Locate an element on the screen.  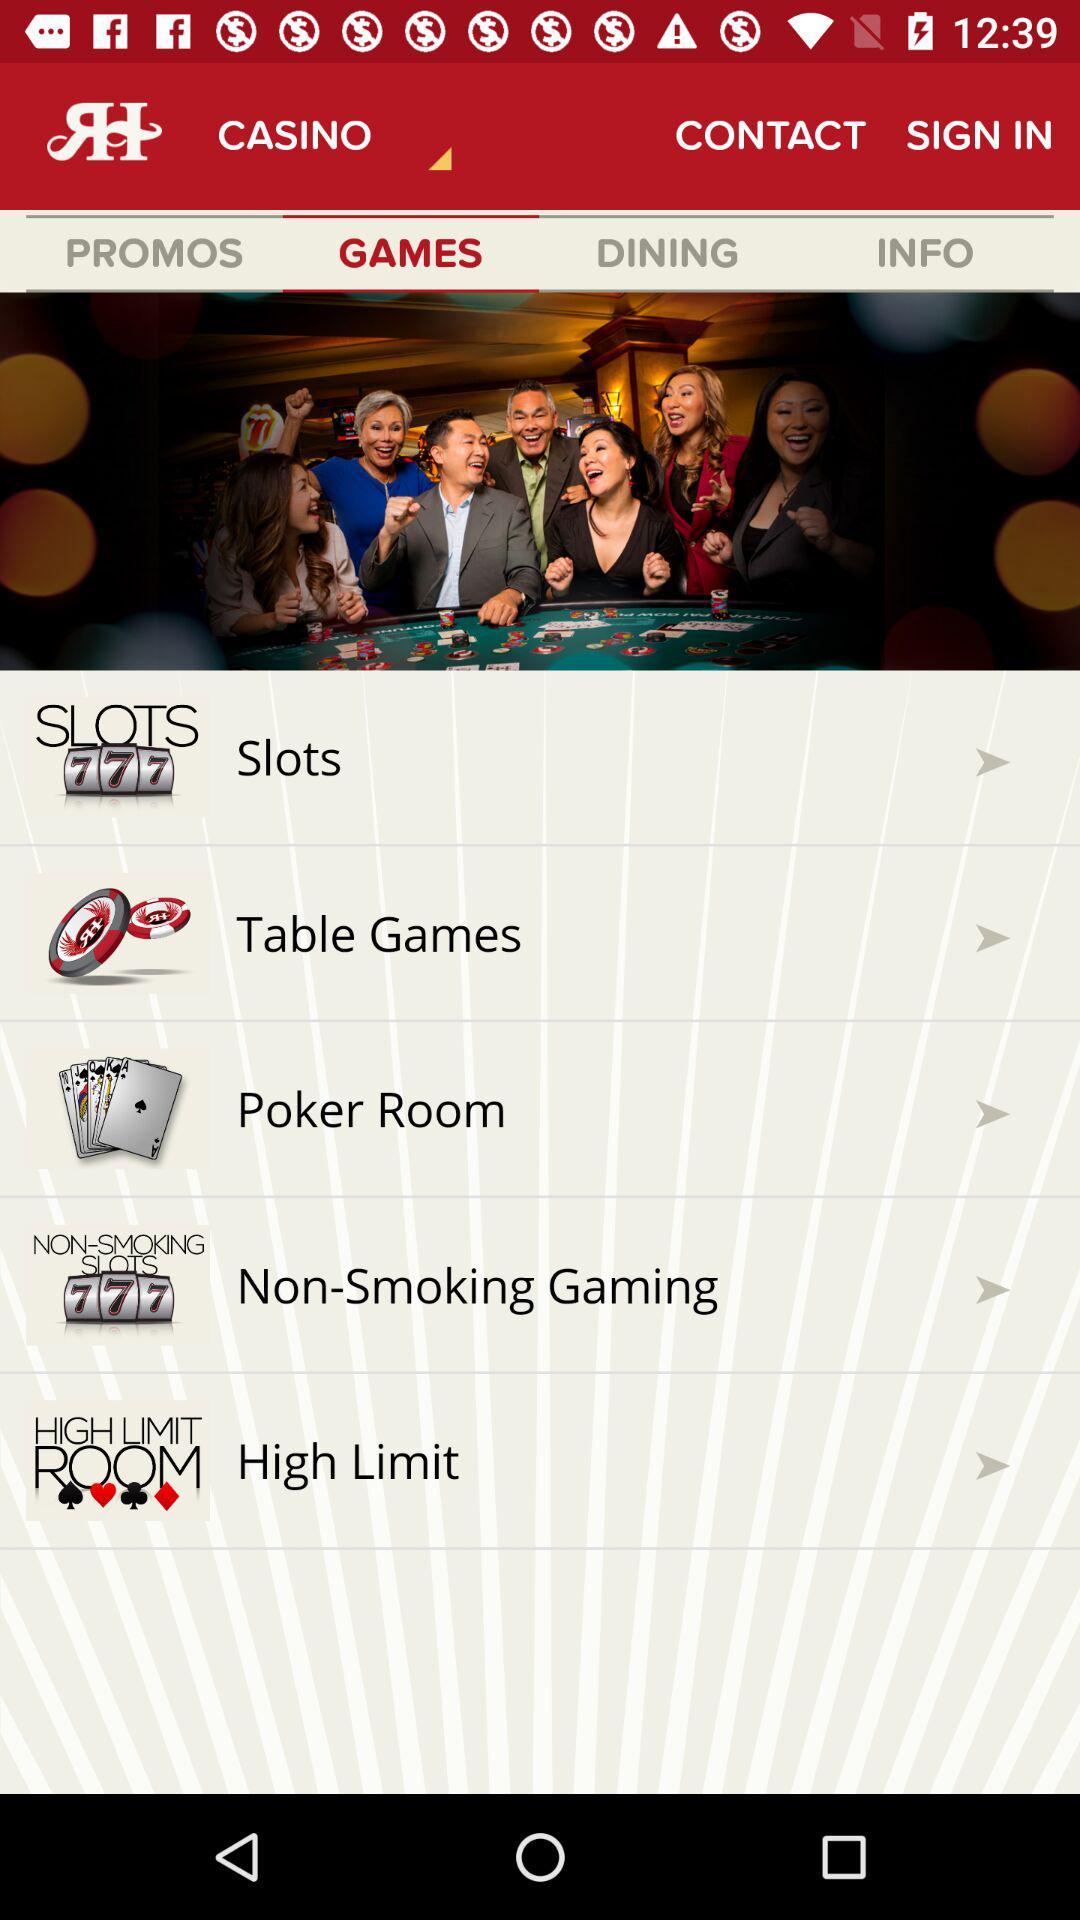
game is located at coordinates (540, 1042).